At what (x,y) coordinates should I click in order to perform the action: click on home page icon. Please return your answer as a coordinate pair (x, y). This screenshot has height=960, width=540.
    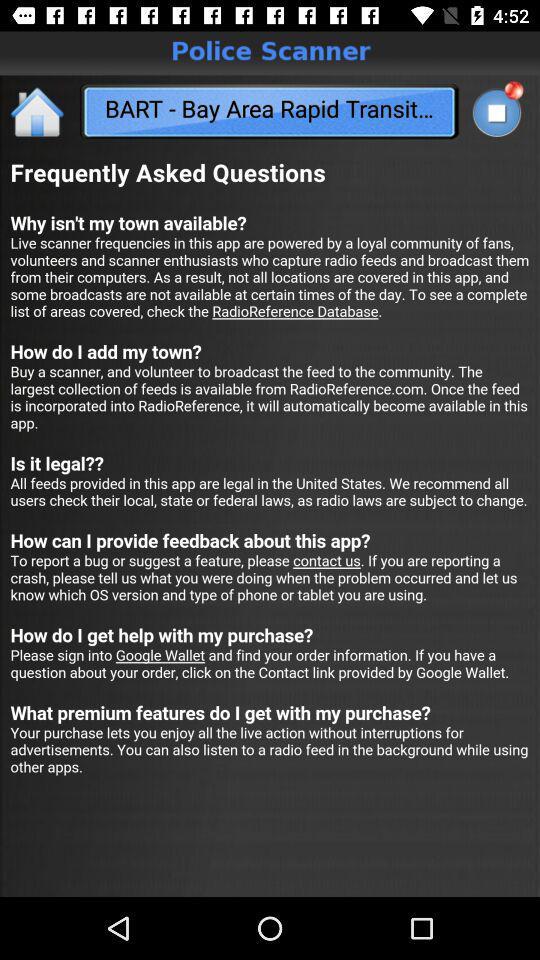
    Looking at the image, I should click on (38, 111).